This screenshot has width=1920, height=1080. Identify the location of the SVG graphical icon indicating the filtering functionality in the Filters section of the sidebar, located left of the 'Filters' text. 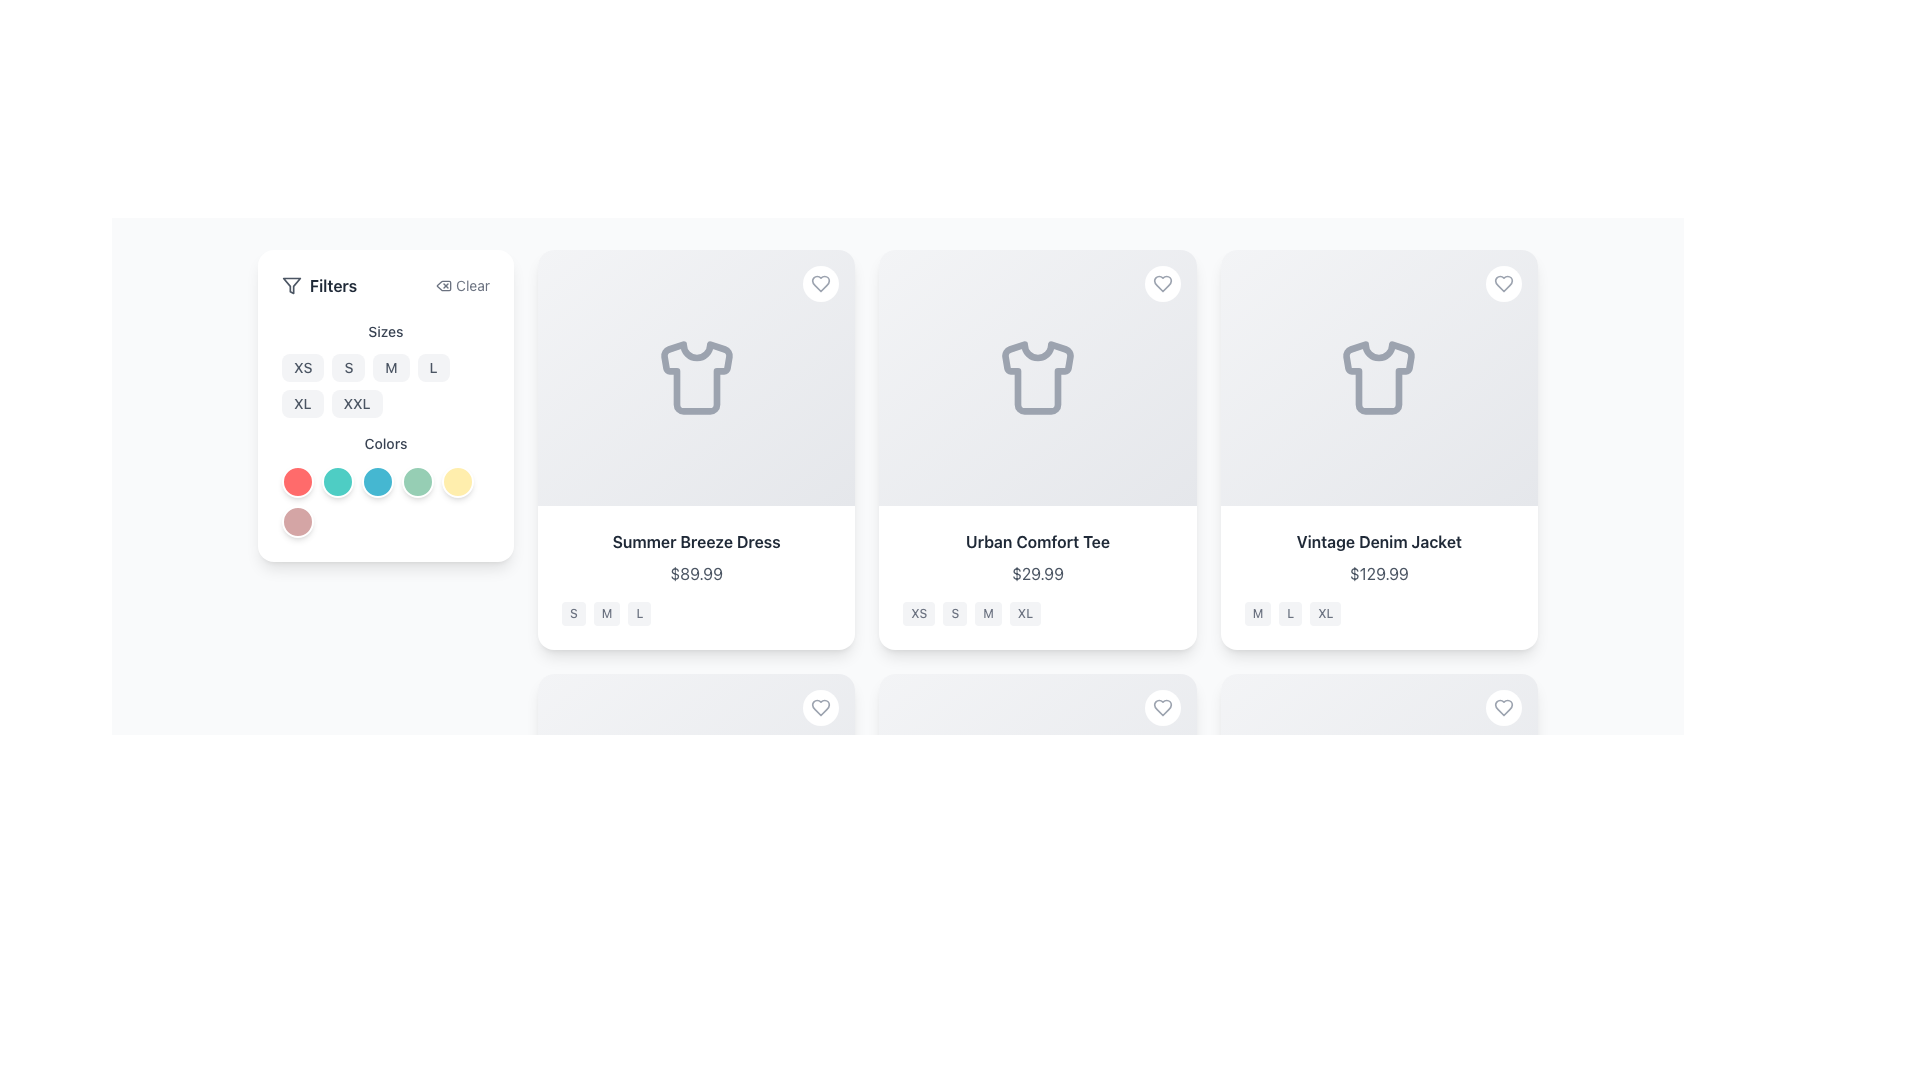
(291, 285).